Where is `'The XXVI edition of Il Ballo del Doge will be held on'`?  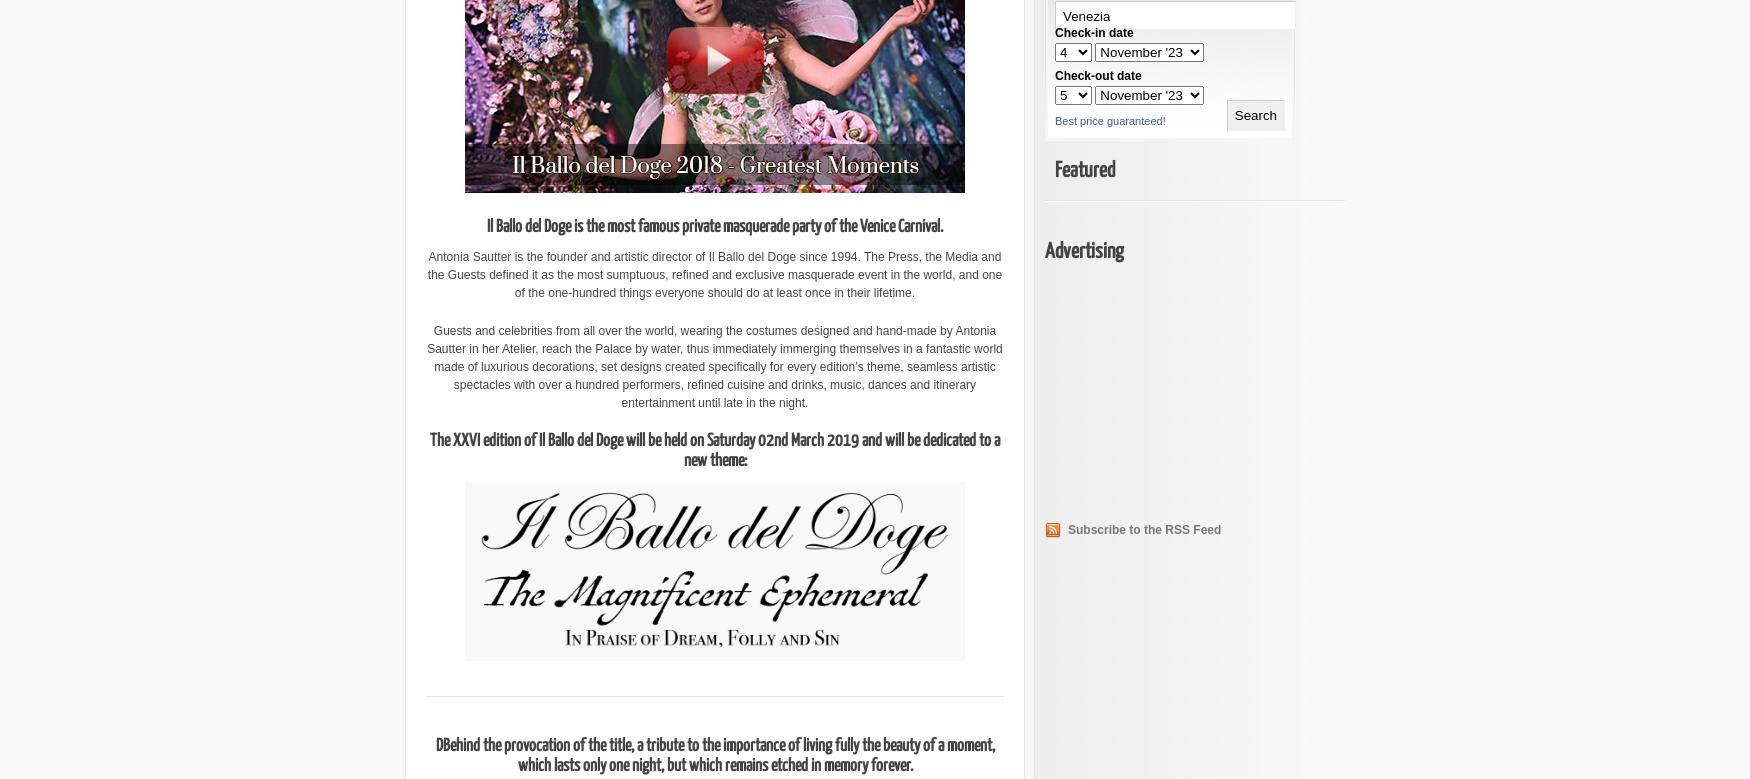 'The XXVI edition of Il Ballo del Doge will be held on' is located at coordinates (568, 440).